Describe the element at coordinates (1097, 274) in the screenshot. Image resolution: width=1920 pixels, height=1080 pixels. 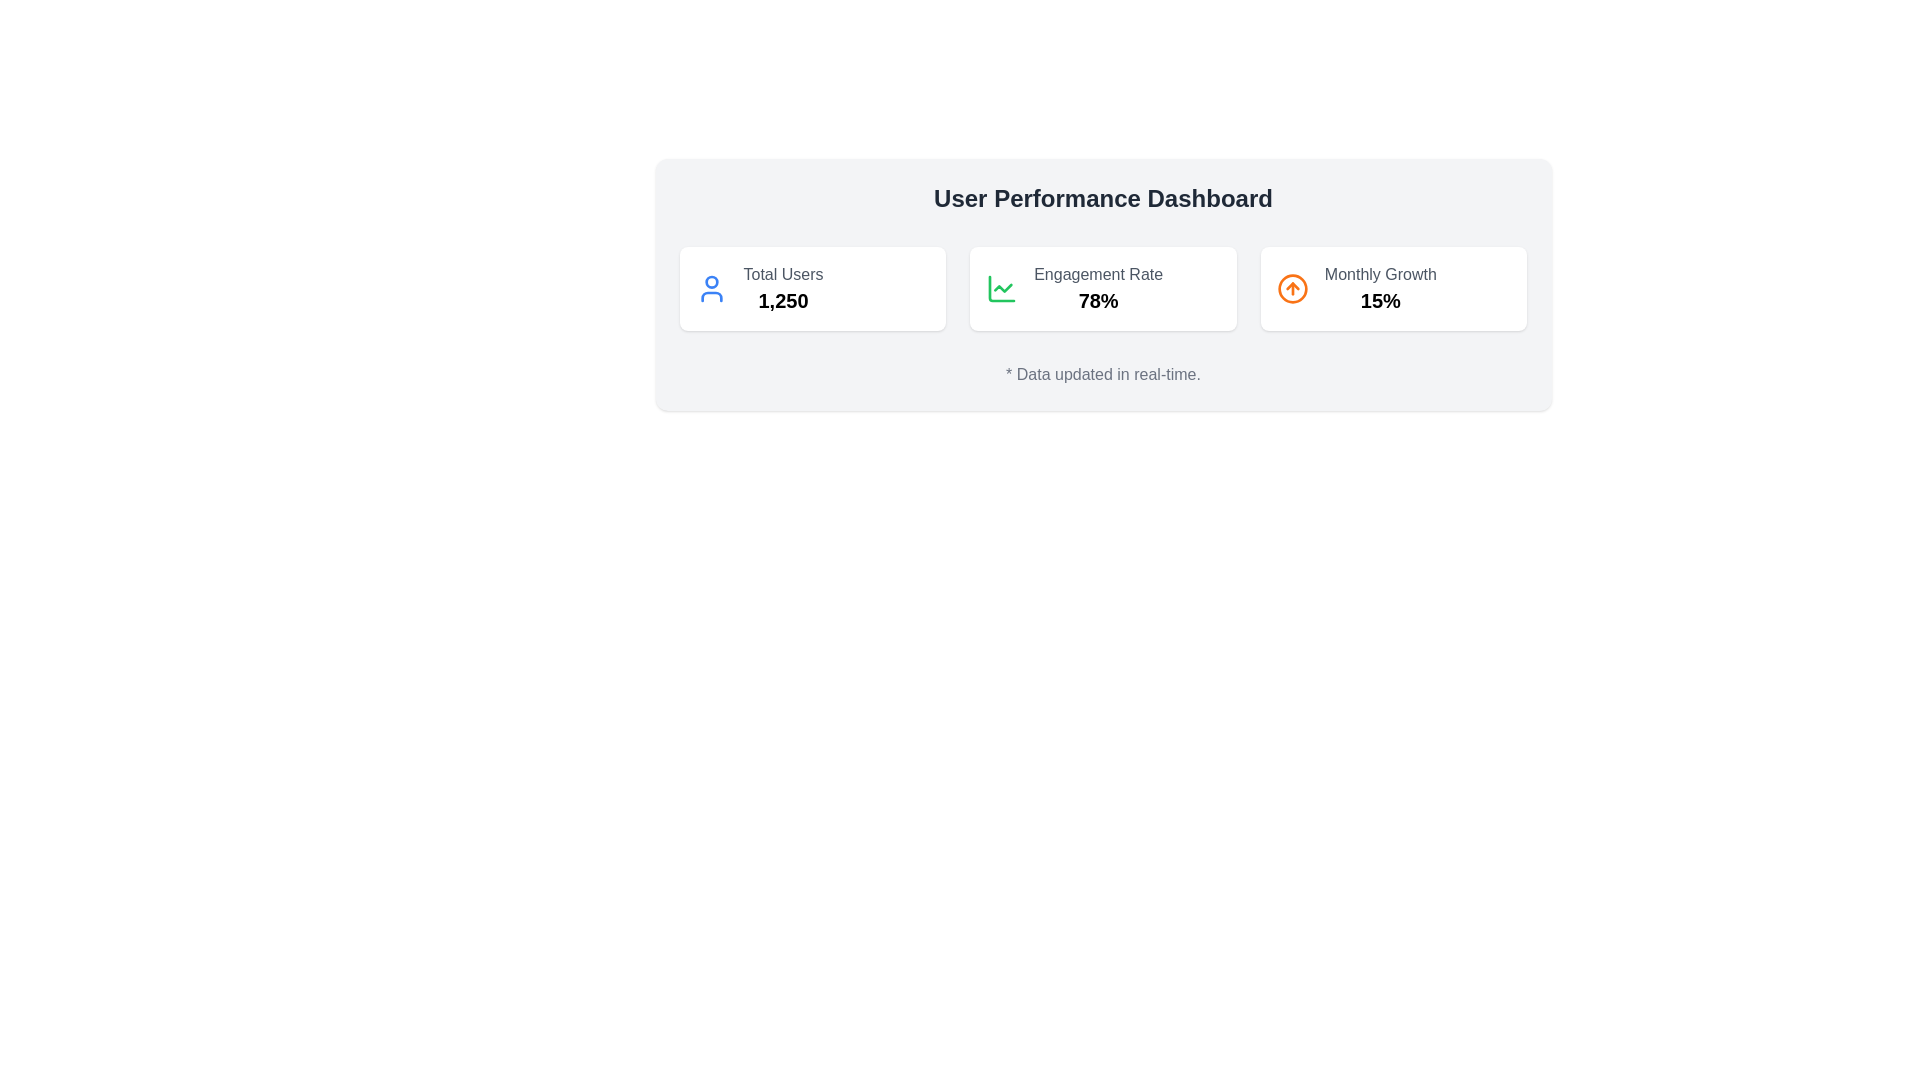
I see `label that describes the '78%' engagement rate in the User Performance Dashboard, centrally located in the second card of three cards` at that location.